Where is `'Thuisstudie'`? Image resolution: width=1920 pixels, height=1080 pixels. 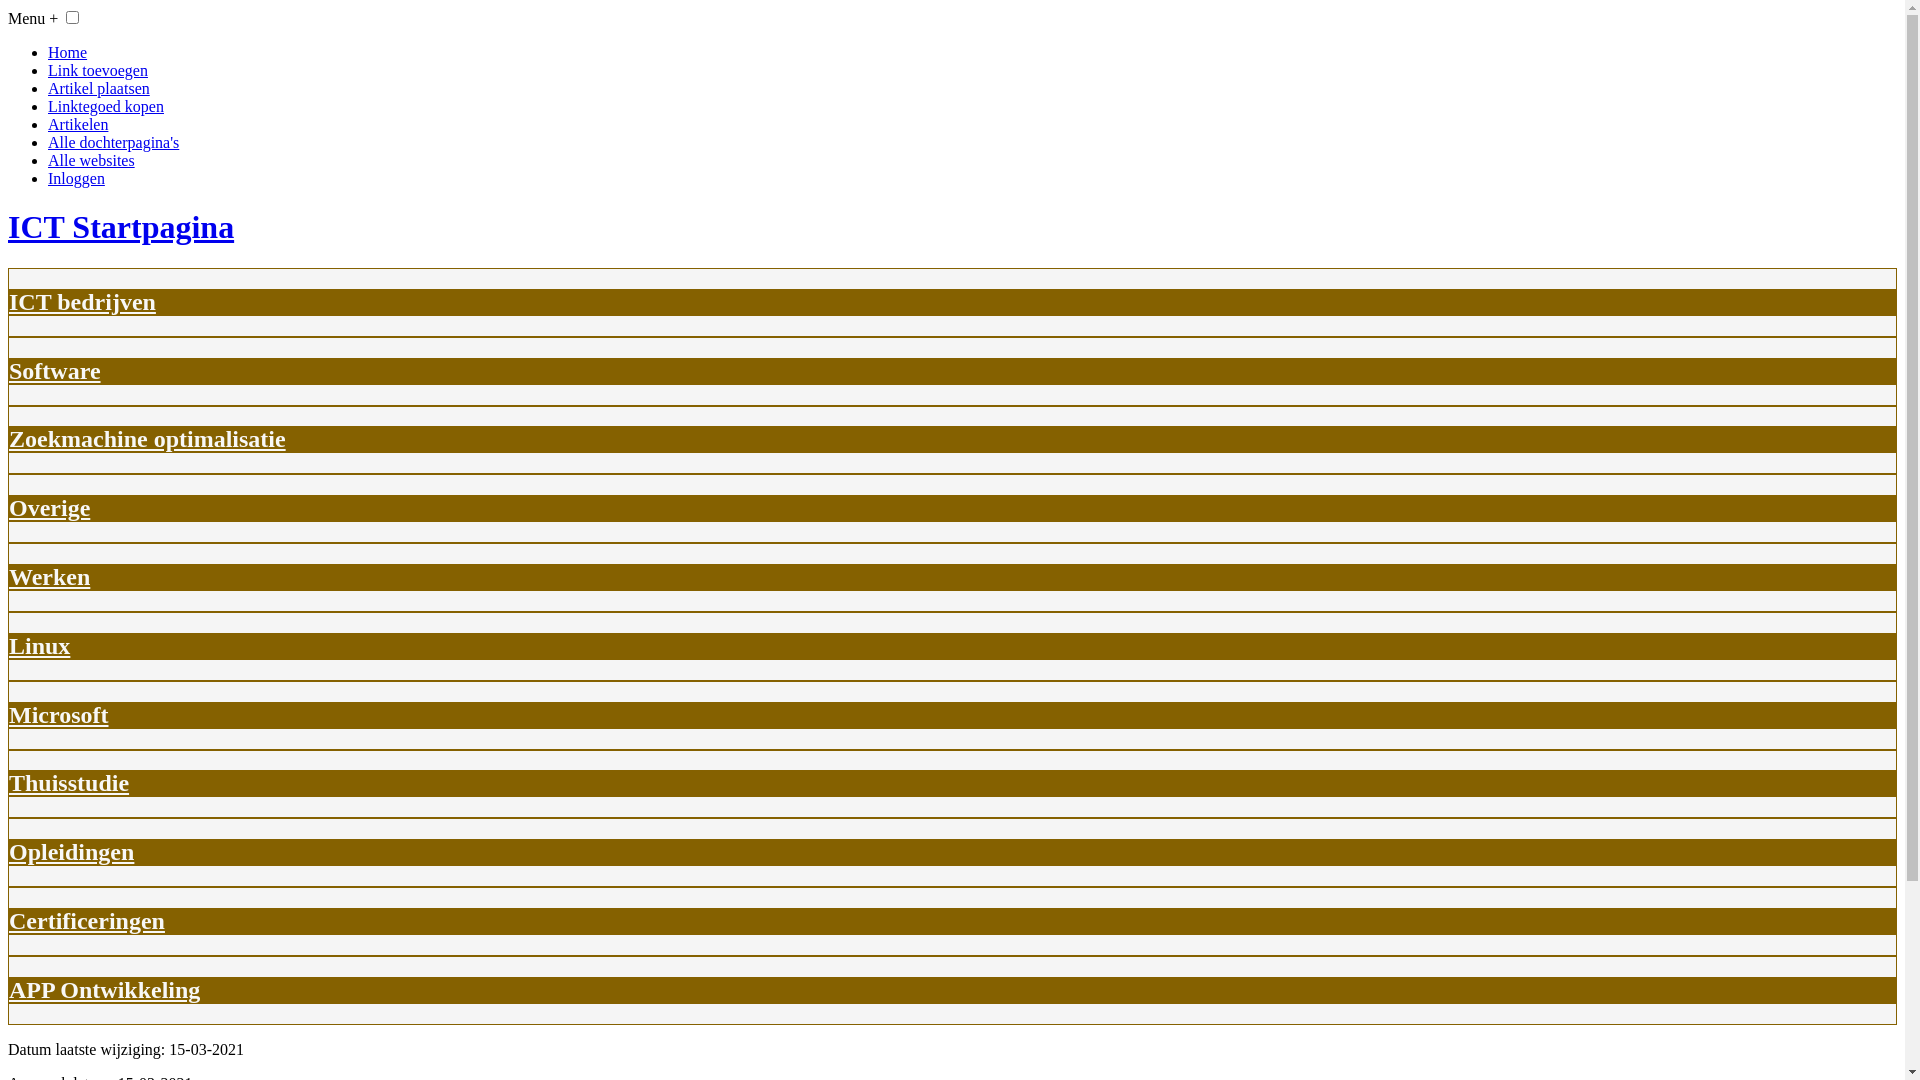
'Thuisstudie' is located at coordinates (9, 782).